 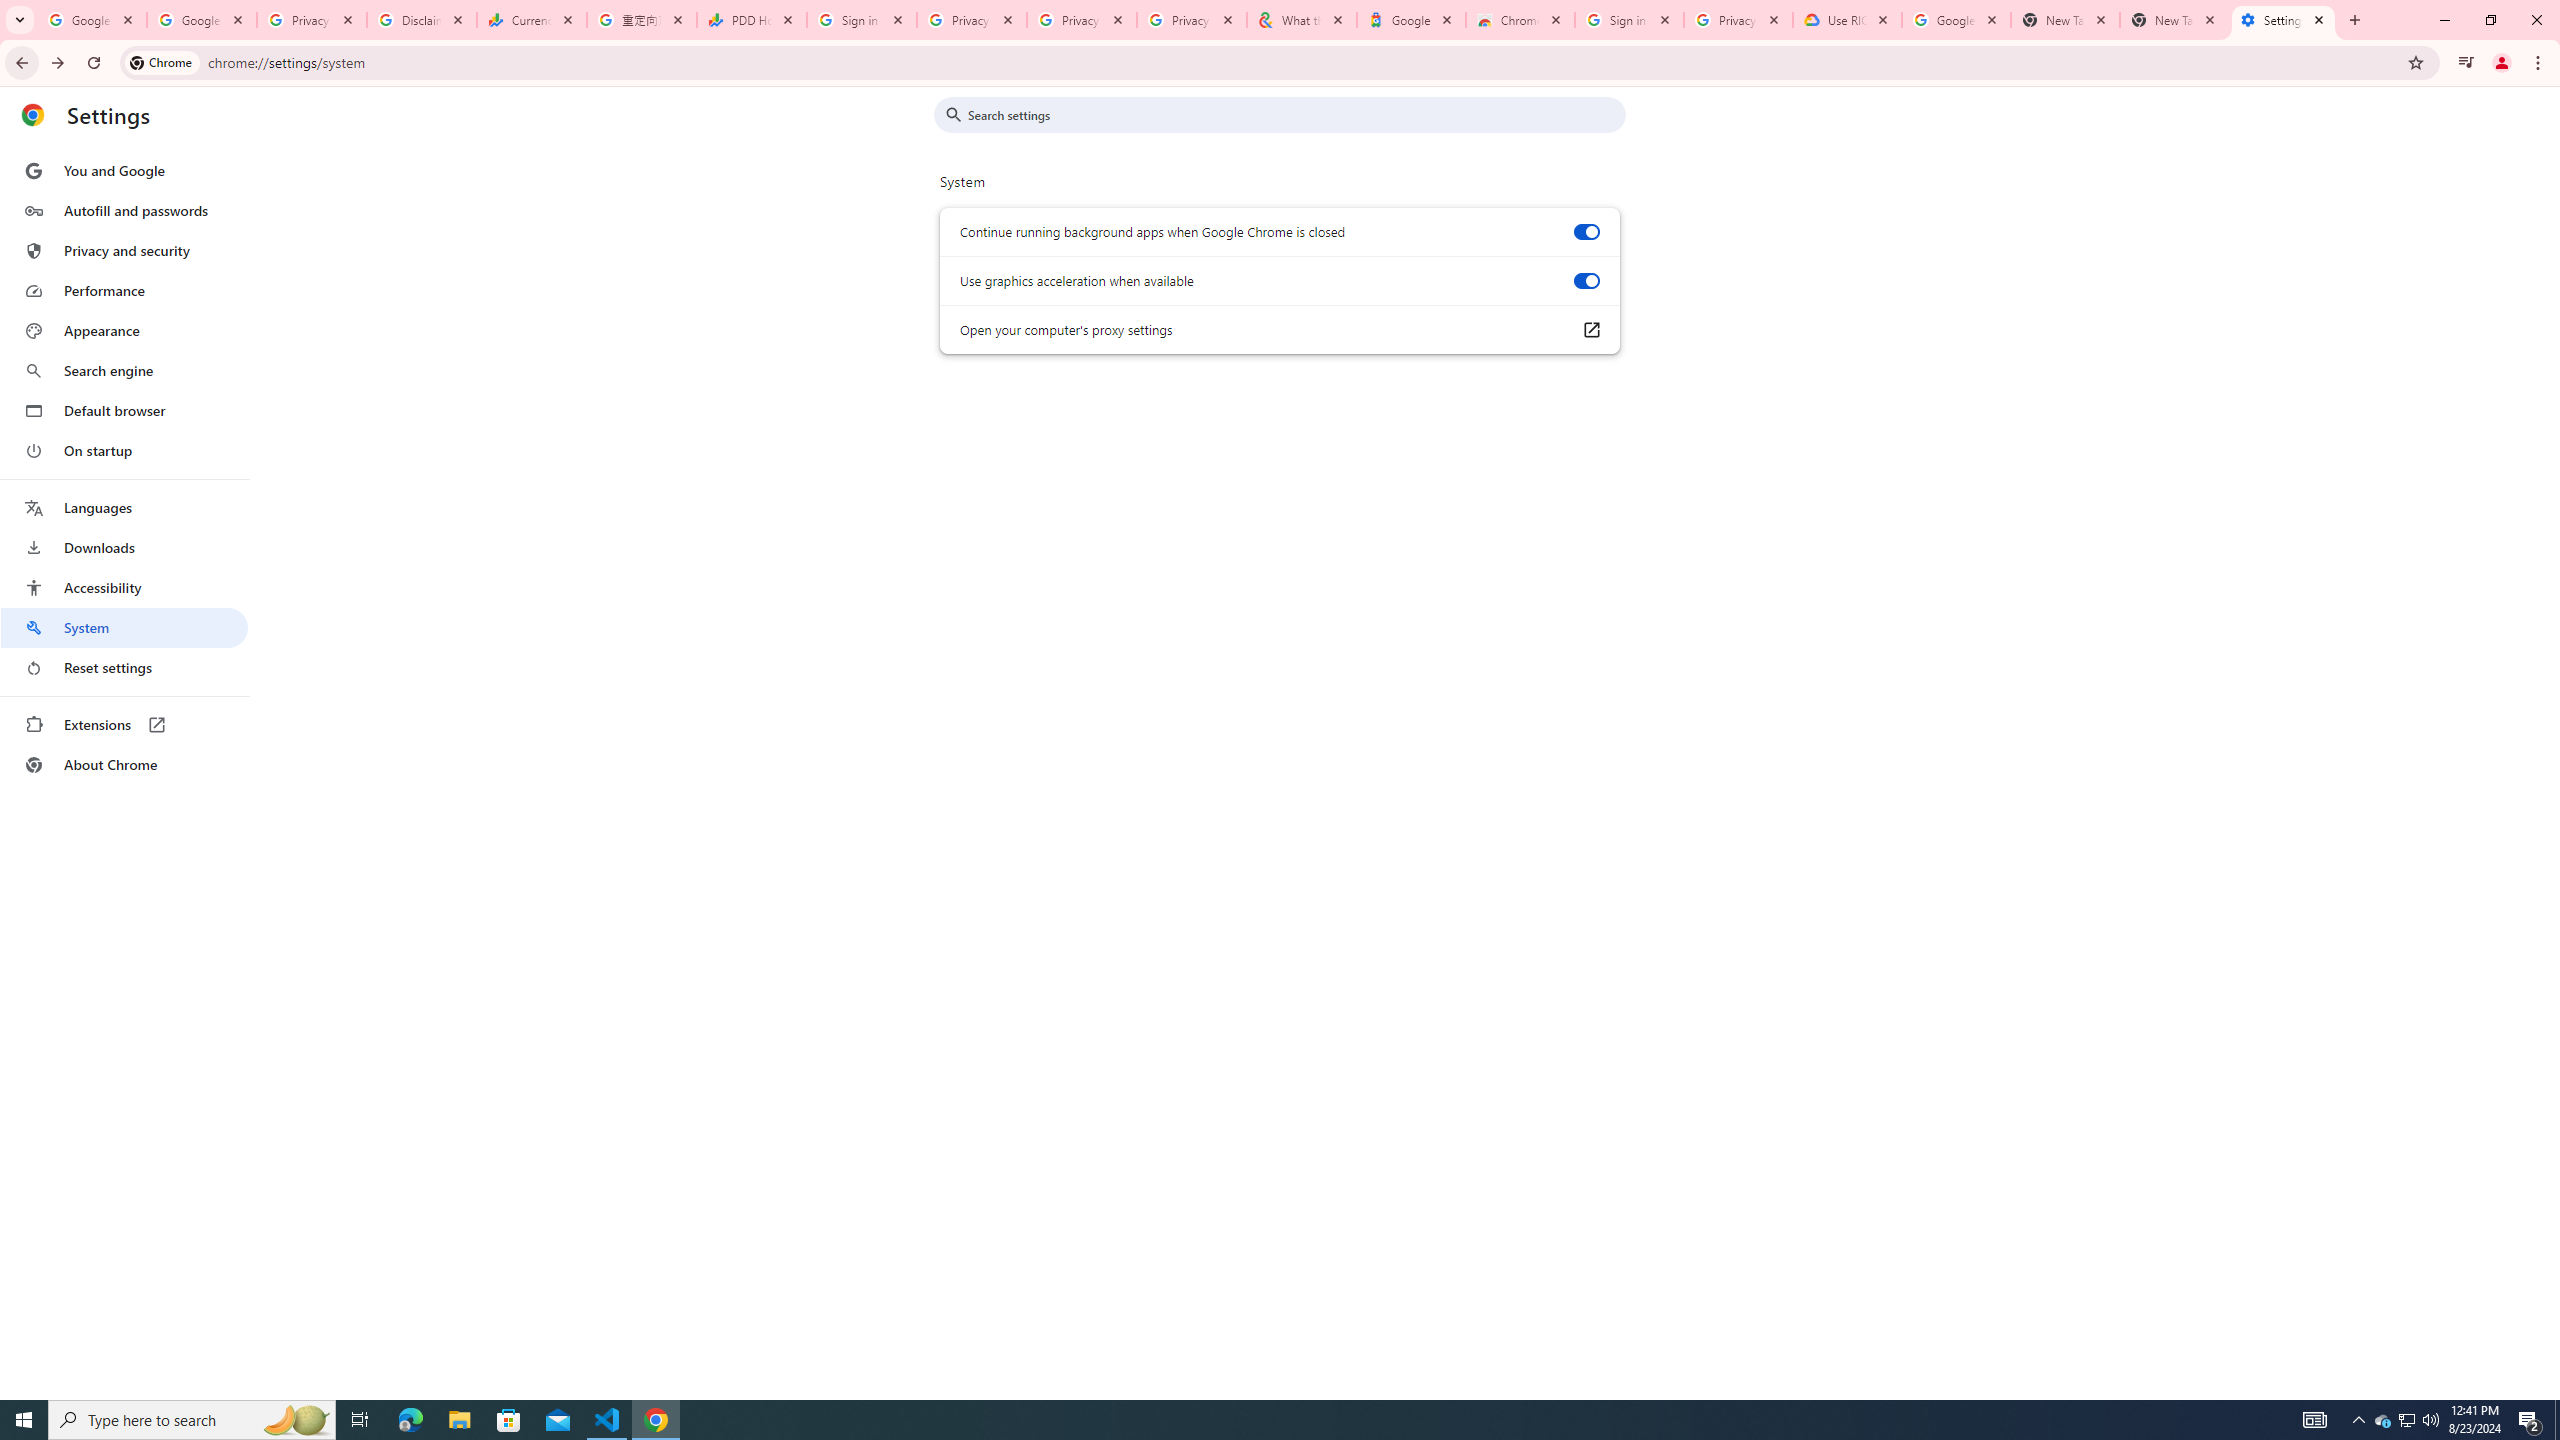 What do you see at coordinates (125, 467) in the screenshot?
I see `'AutomationID: menu'` at bounding box center [125, 467].